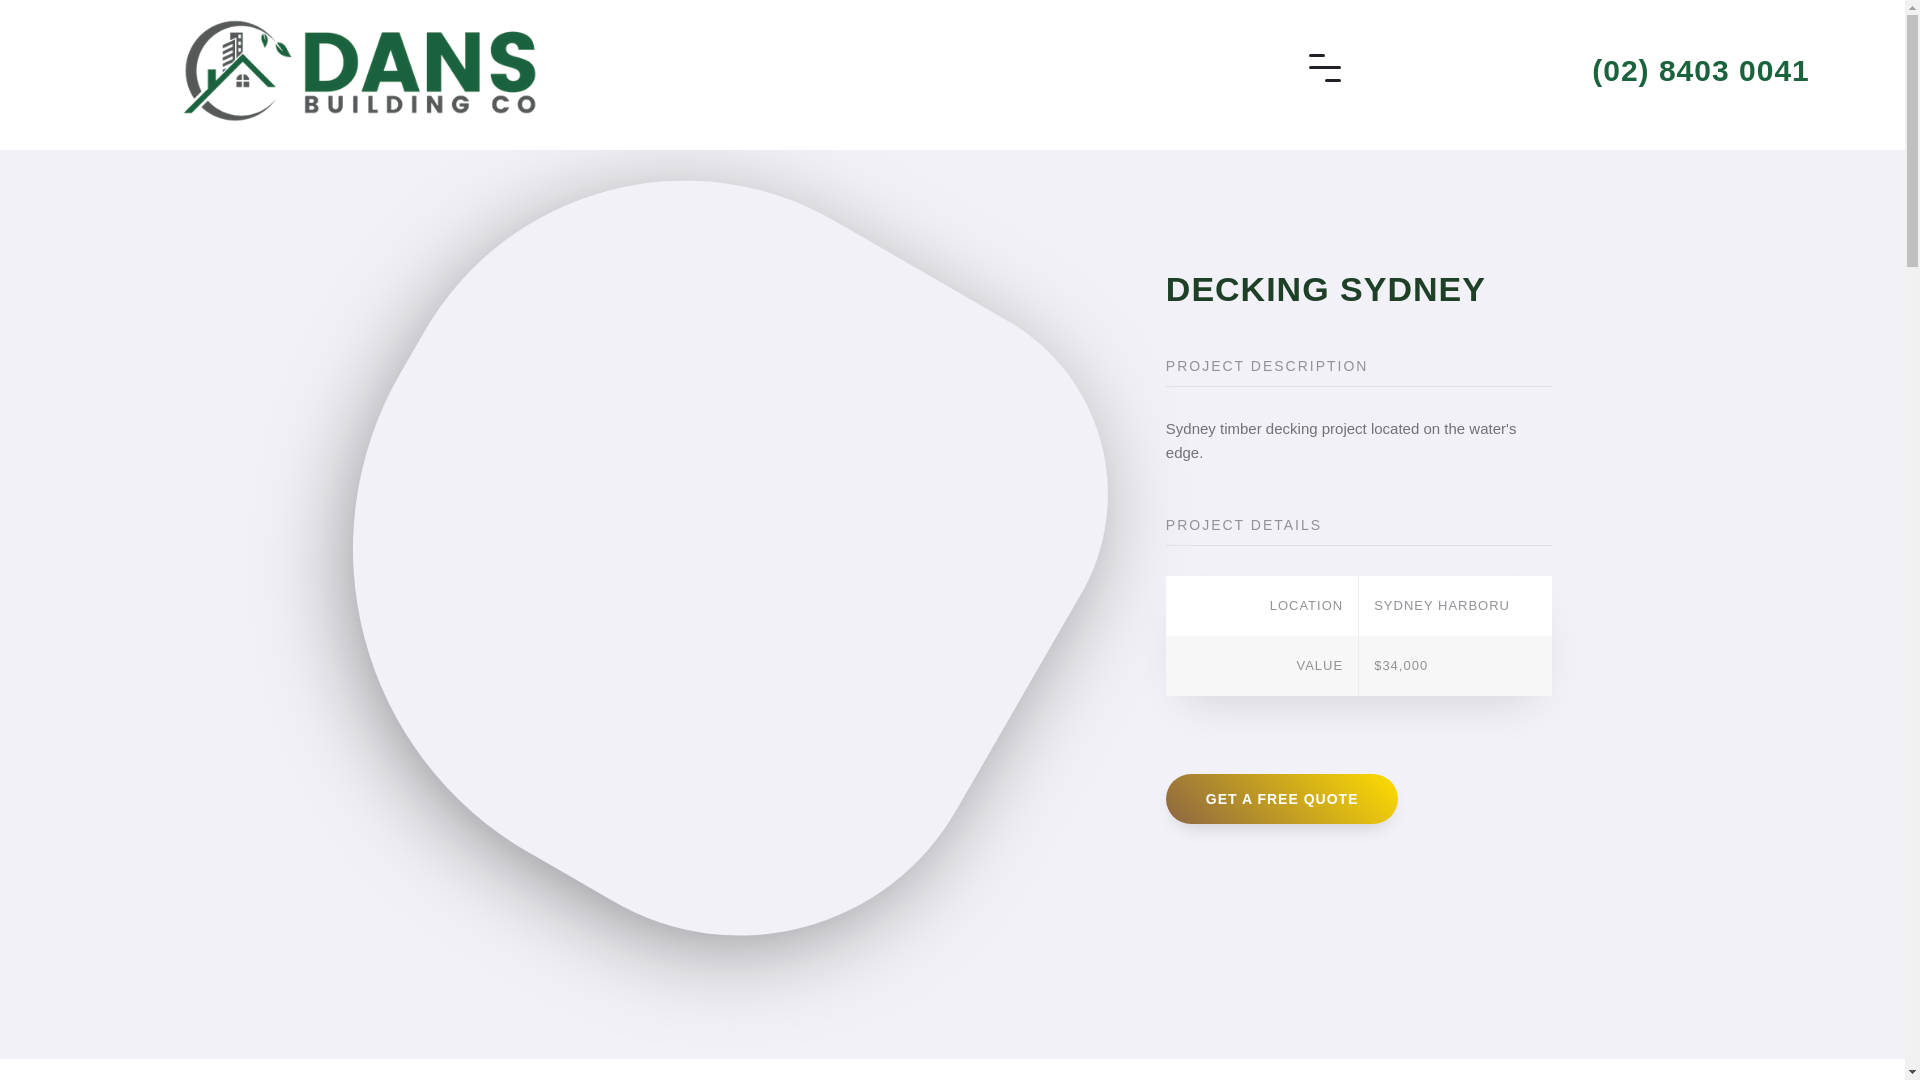  What do you see at coordinates (1282, 797) in the screenshot?
I see `'GET A FREE QUOTE'` at bounding box center [1282, 797].